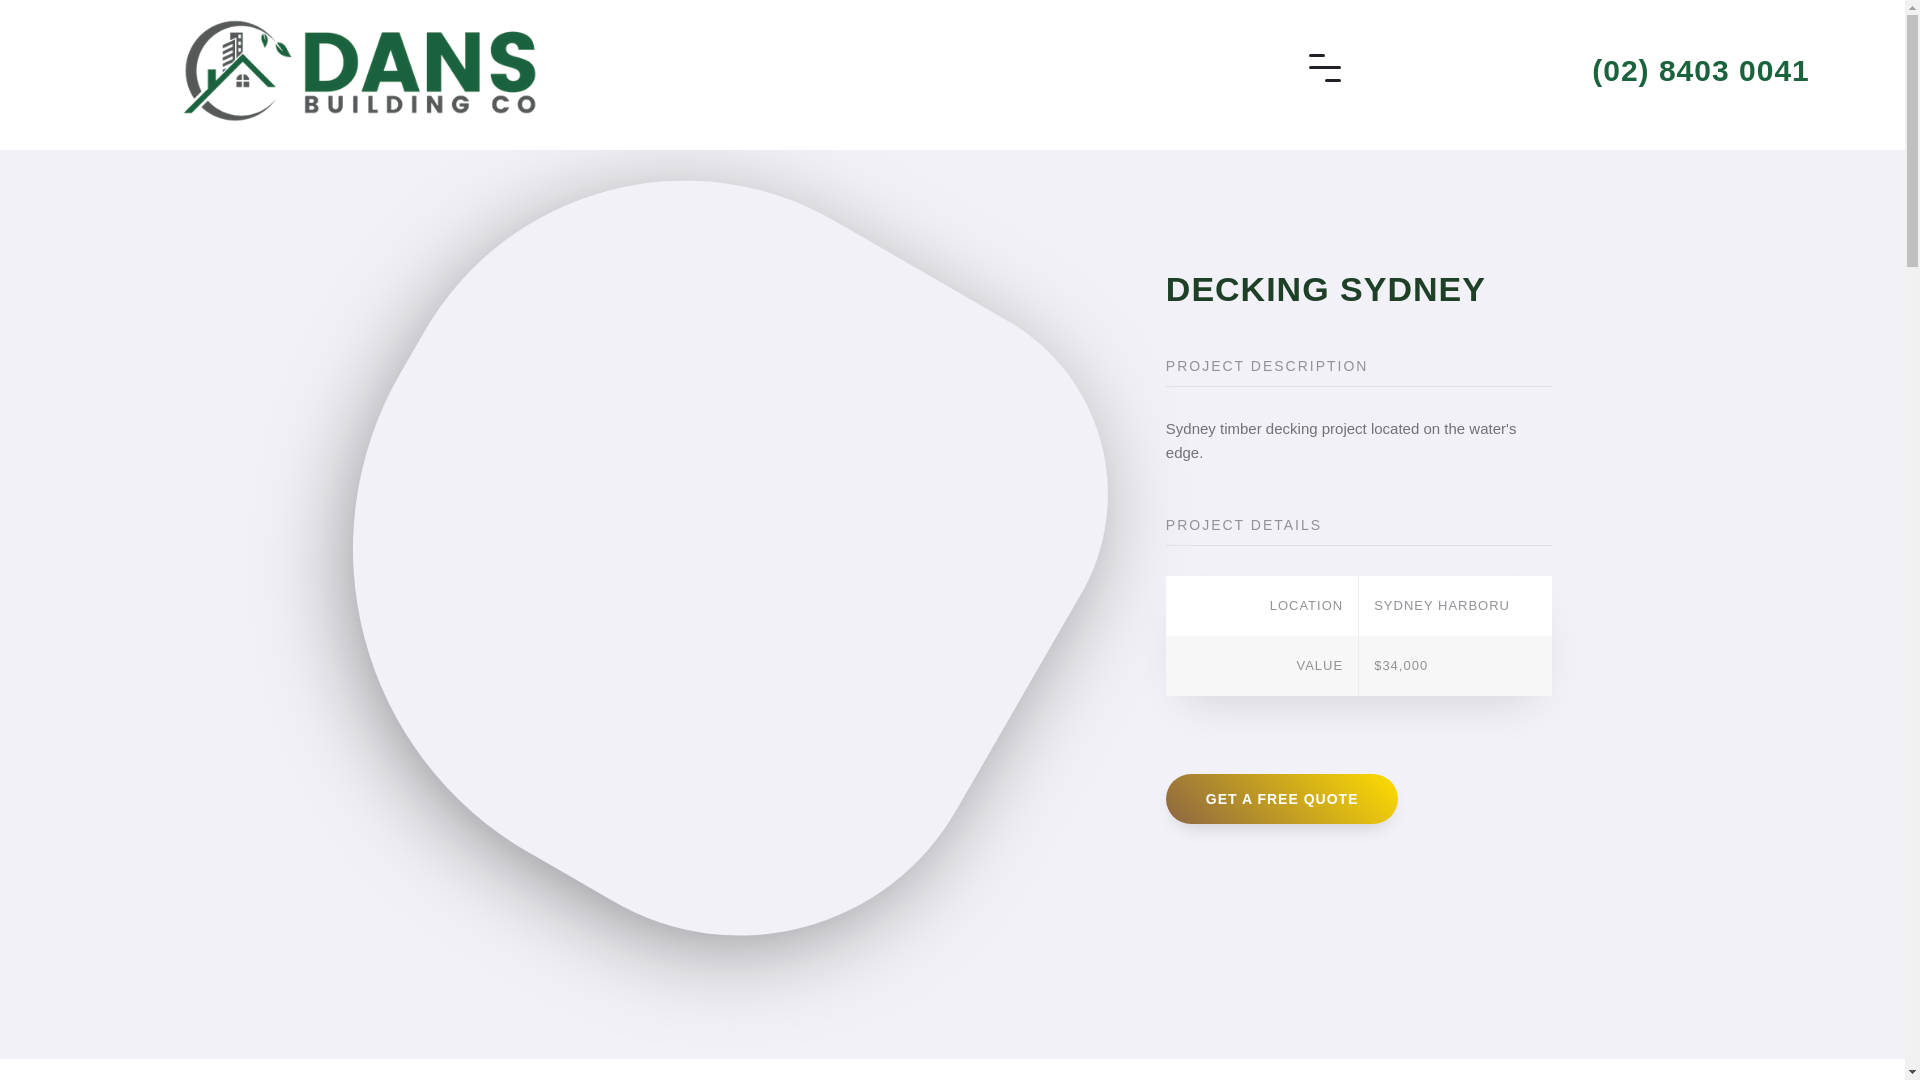  What do you see at coordinates (1282, 797) in the screenshot?
I see `'GET A FREE QUOTE'` at bounding box center [1282, 797].